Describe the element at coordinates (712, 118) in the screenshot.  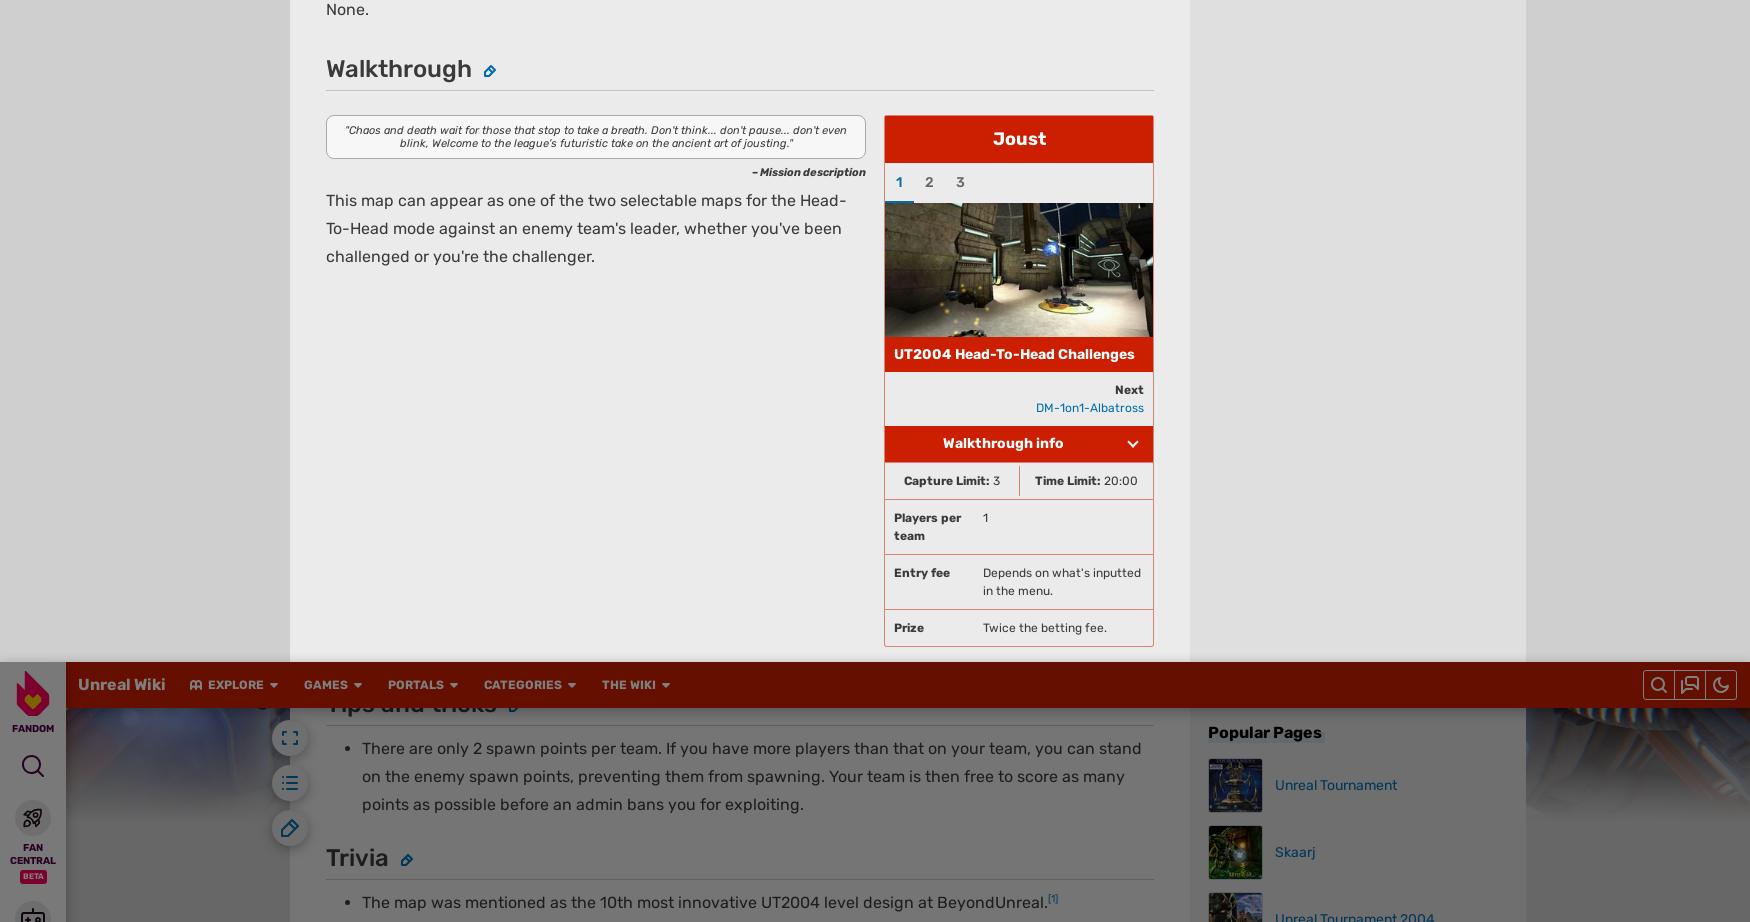
I see `'Local Sitemap'` at that location.